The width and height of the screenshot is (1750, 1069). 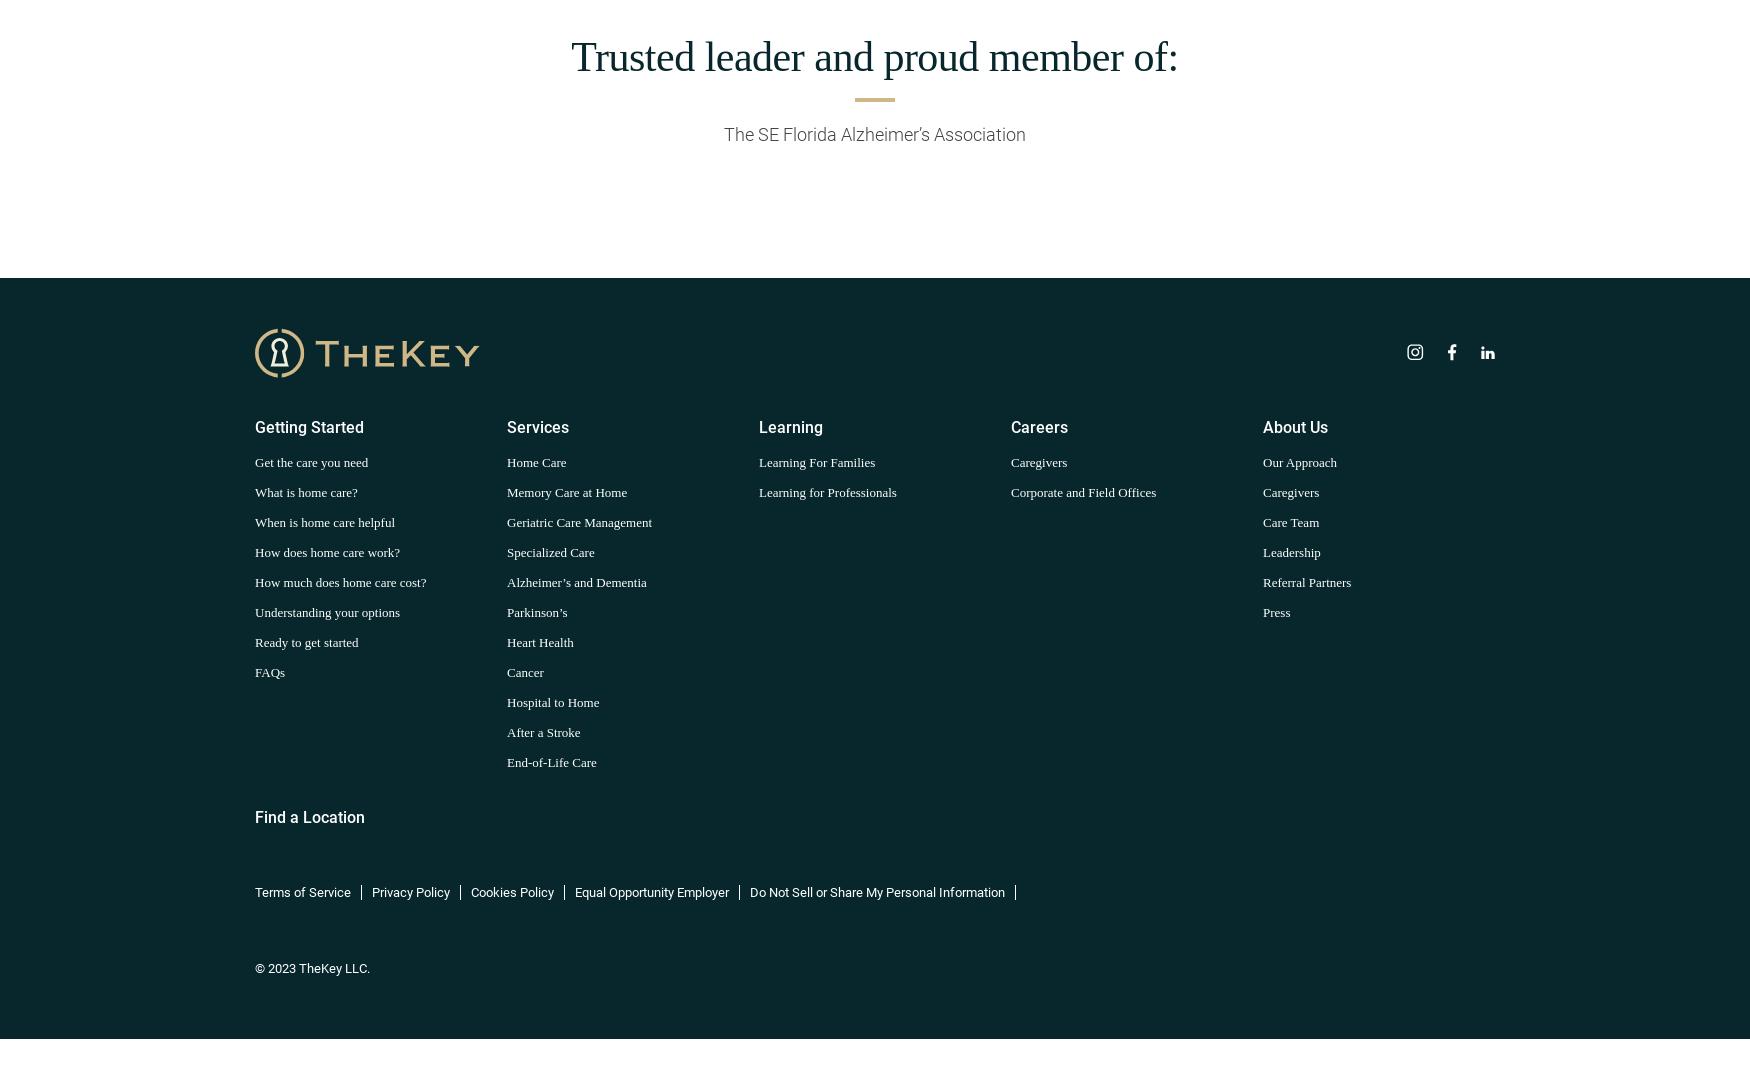 What do you see at coordinates (579, 520) in the screenshot?
I see `'Geriatric Care Management'` at bounding box center [579, 520].